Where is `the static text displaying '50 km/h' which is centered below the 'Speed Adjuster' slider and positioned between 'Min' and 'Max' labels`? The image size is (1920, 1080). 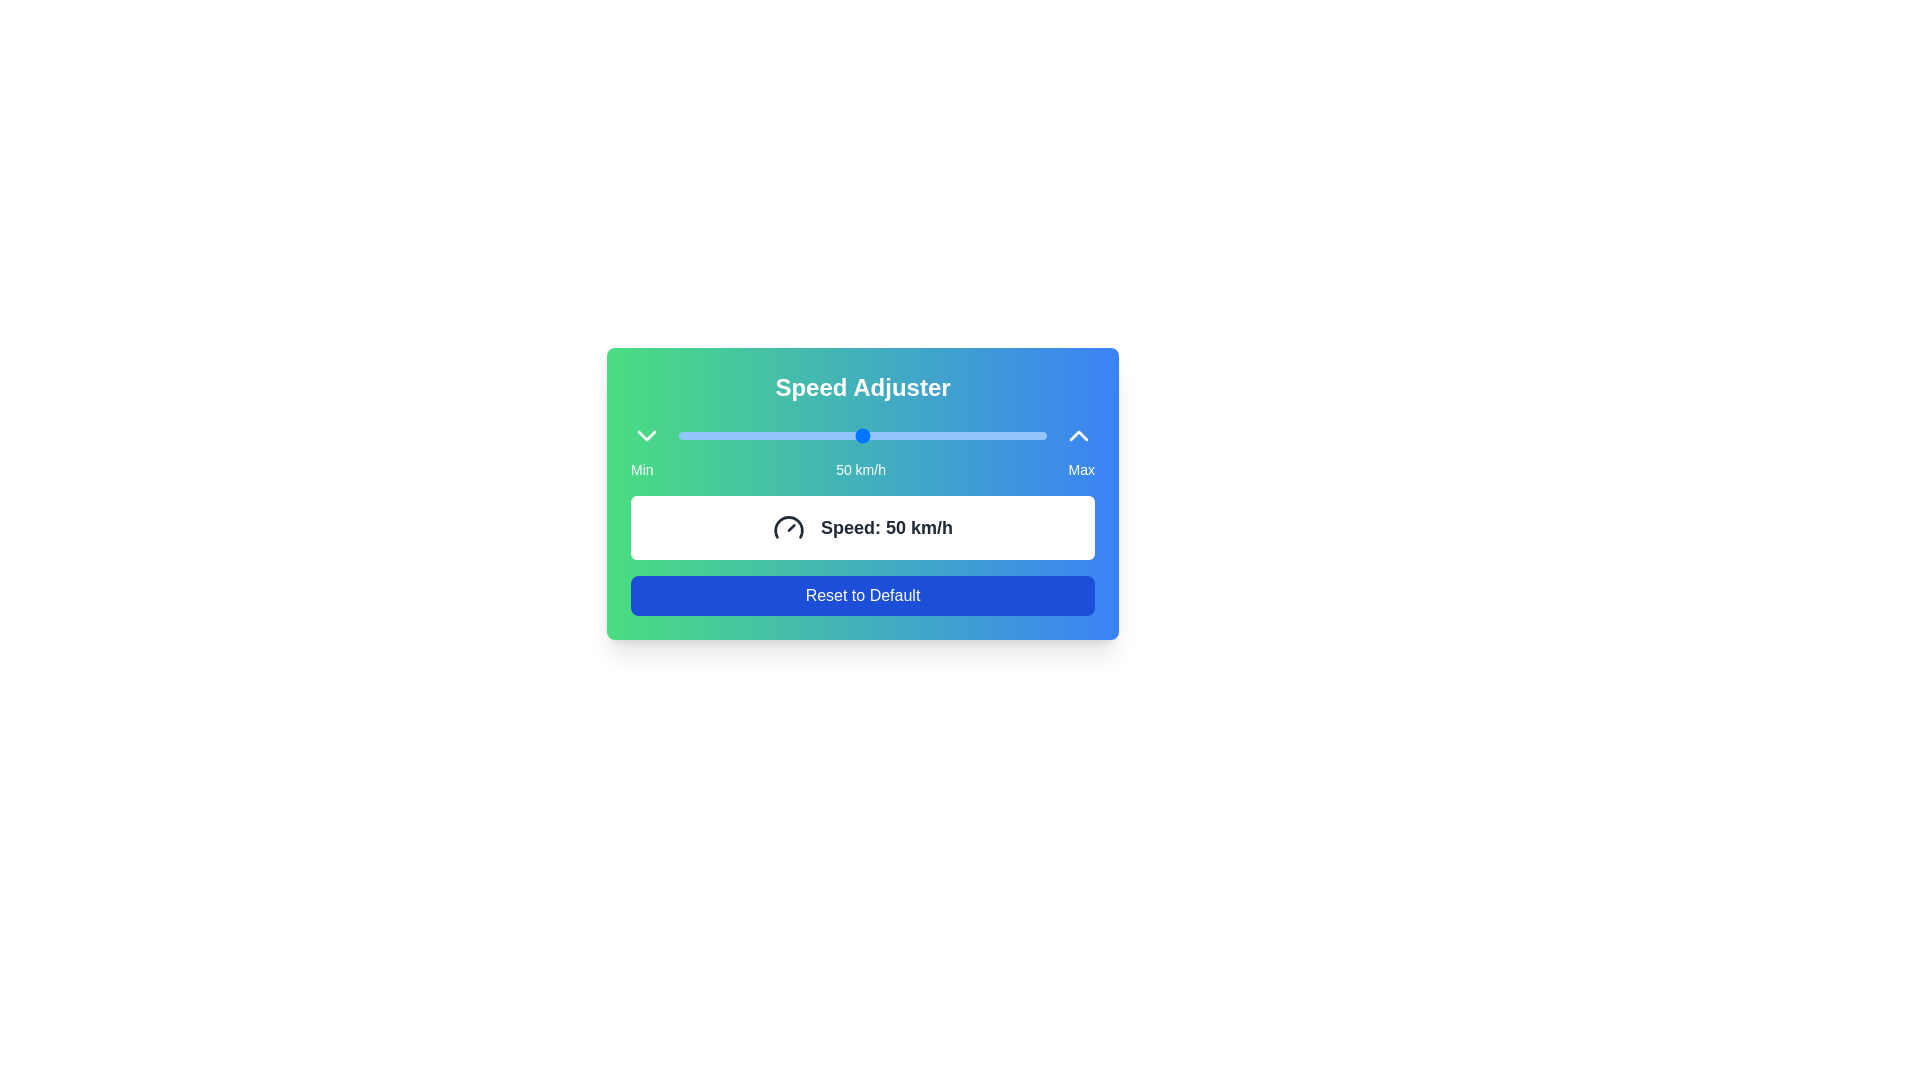
the static text displaying '50 km/h' which is centered below the 'Speed Adjuster' slider and positioned between 'Min' and 'Max' labels is located at coordinates (861, 470).